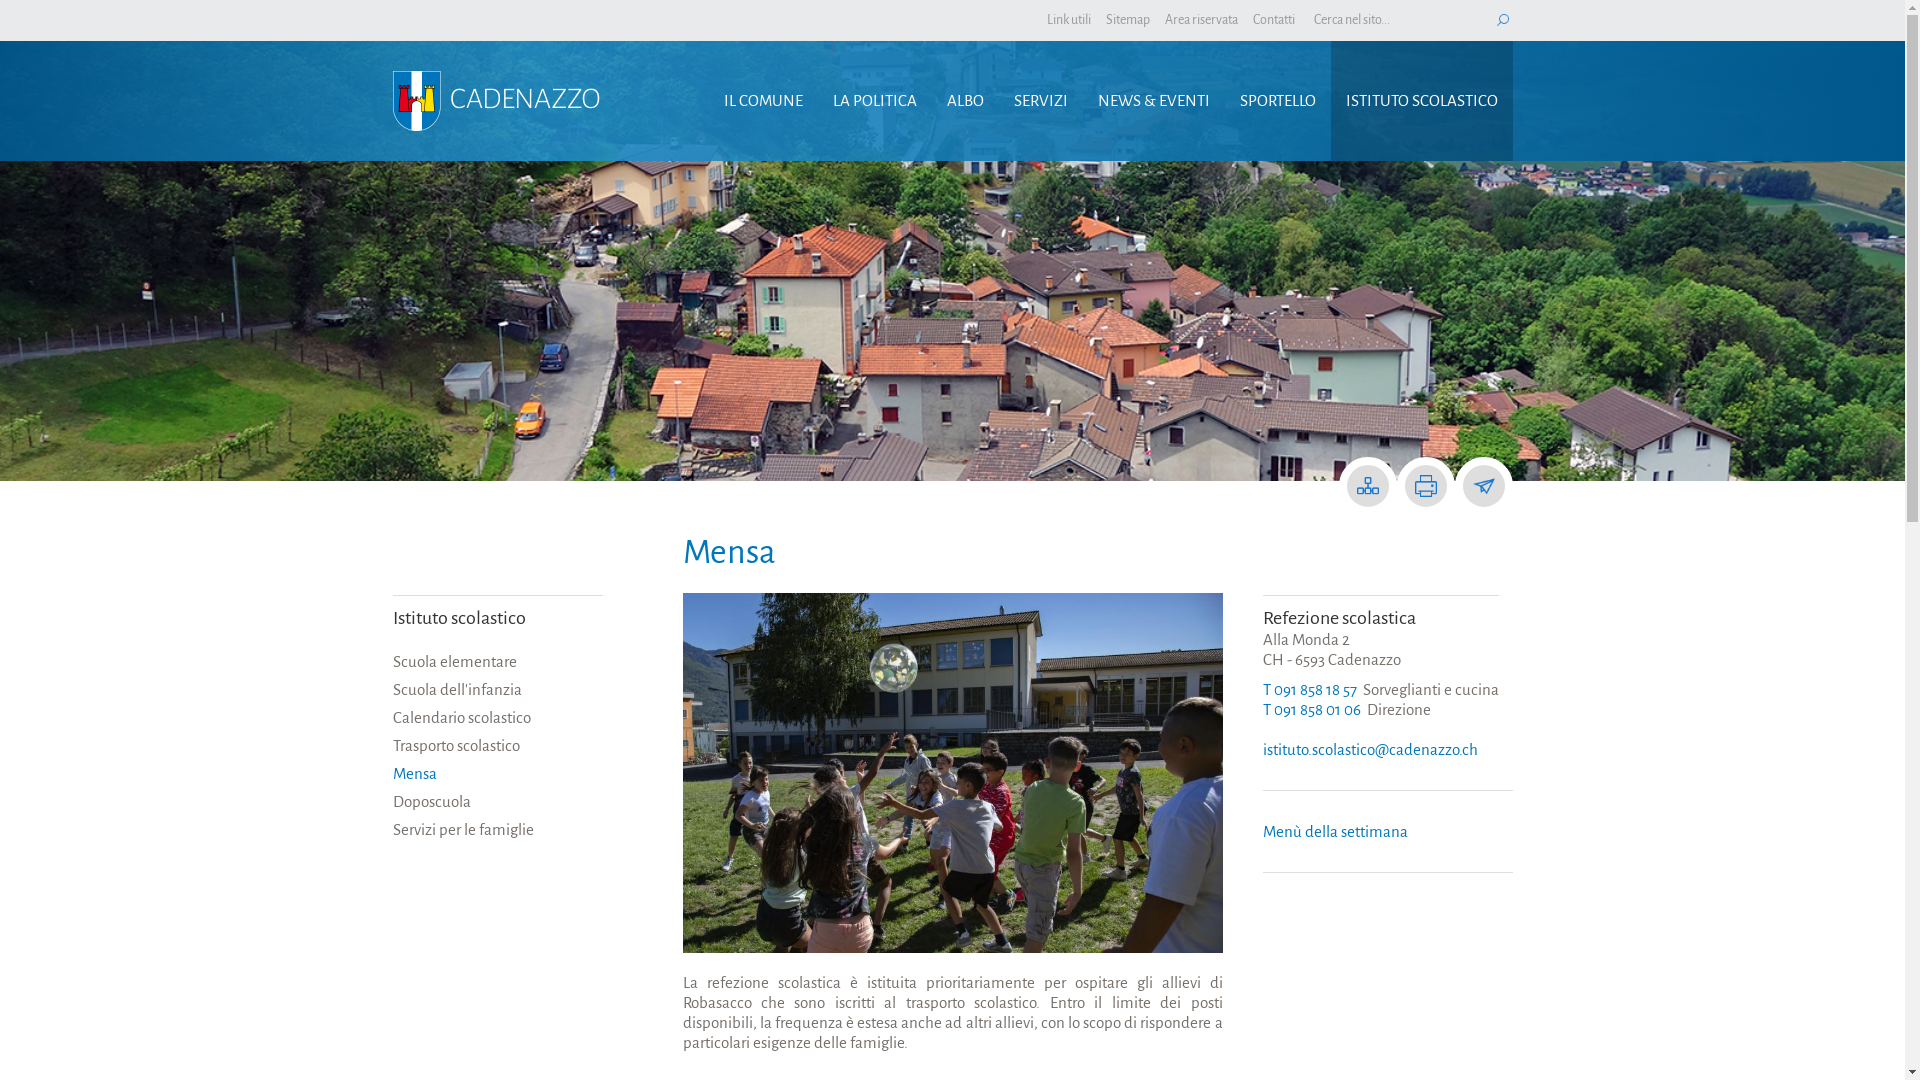  I want to click on 'NEWS & EVENTI', so click(1080, 100).